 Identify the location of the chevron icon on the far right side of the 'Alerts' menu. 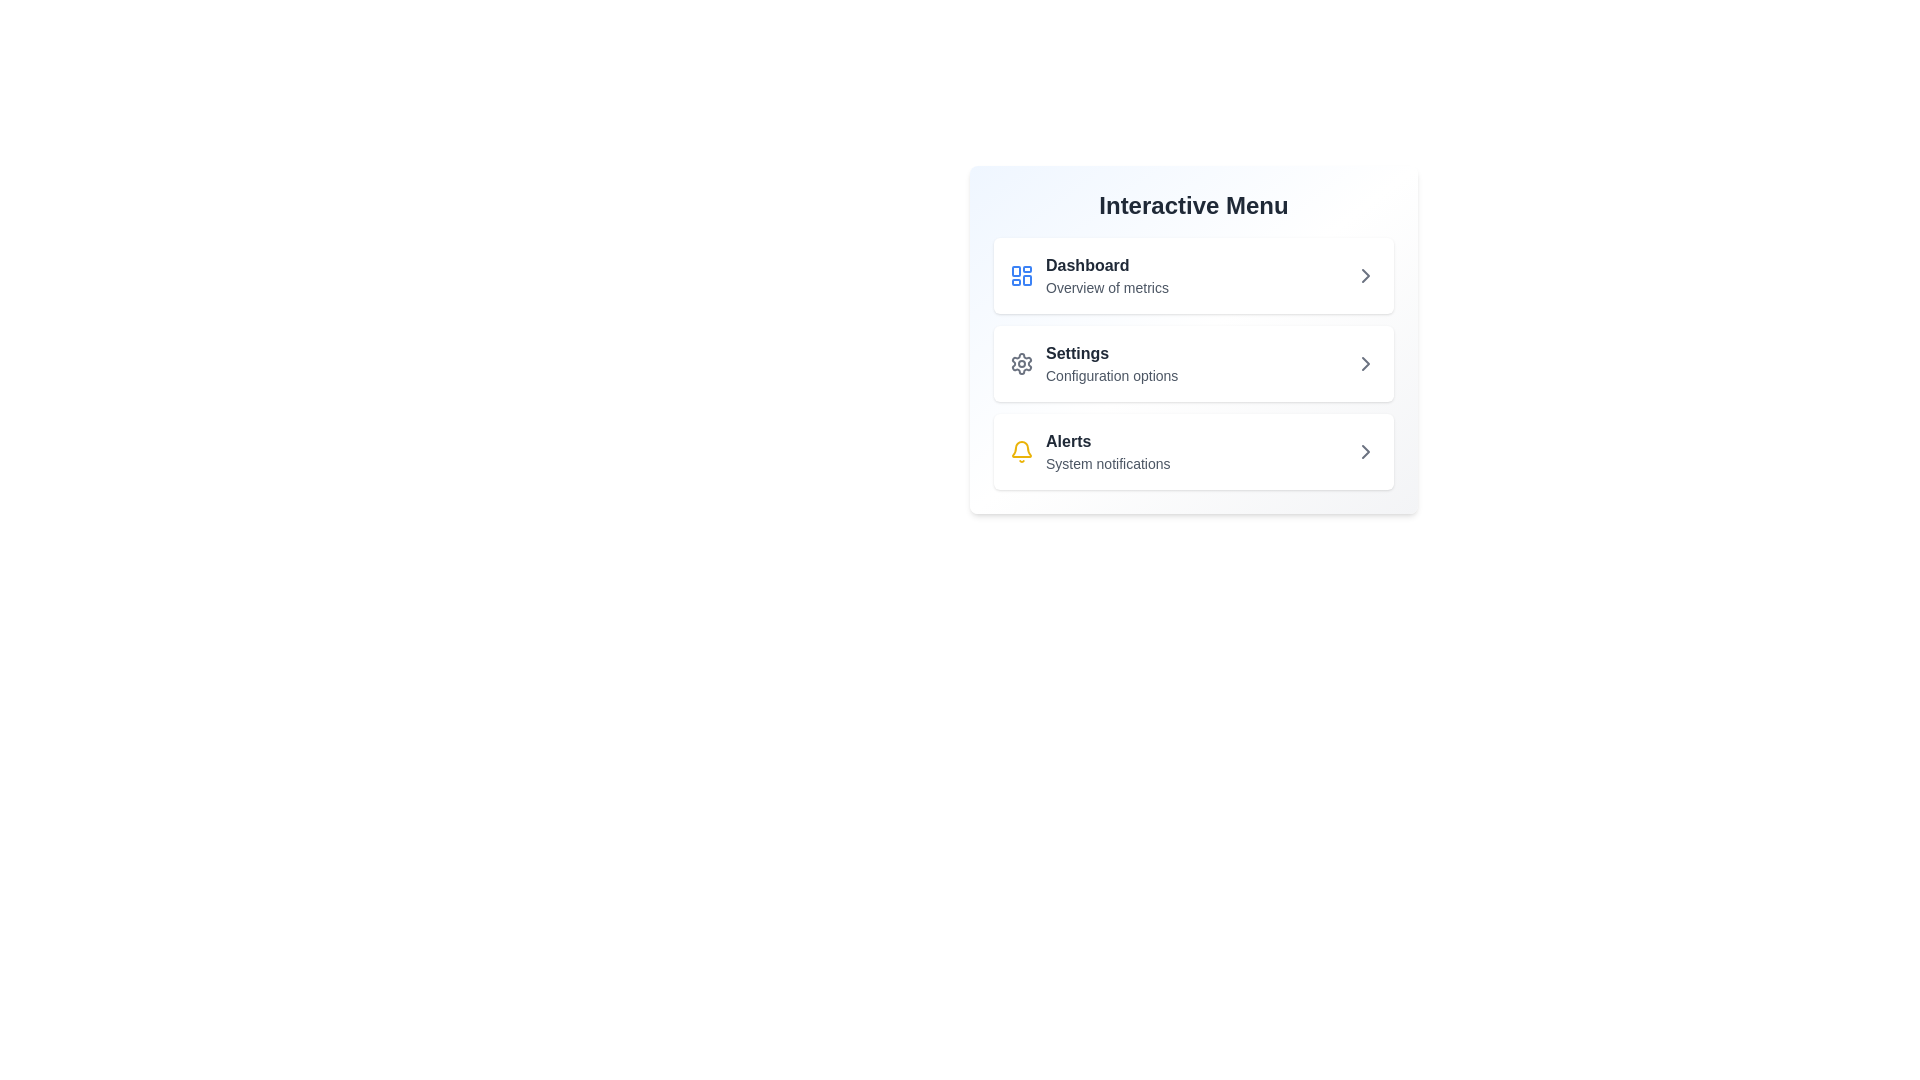
(1365, 451).